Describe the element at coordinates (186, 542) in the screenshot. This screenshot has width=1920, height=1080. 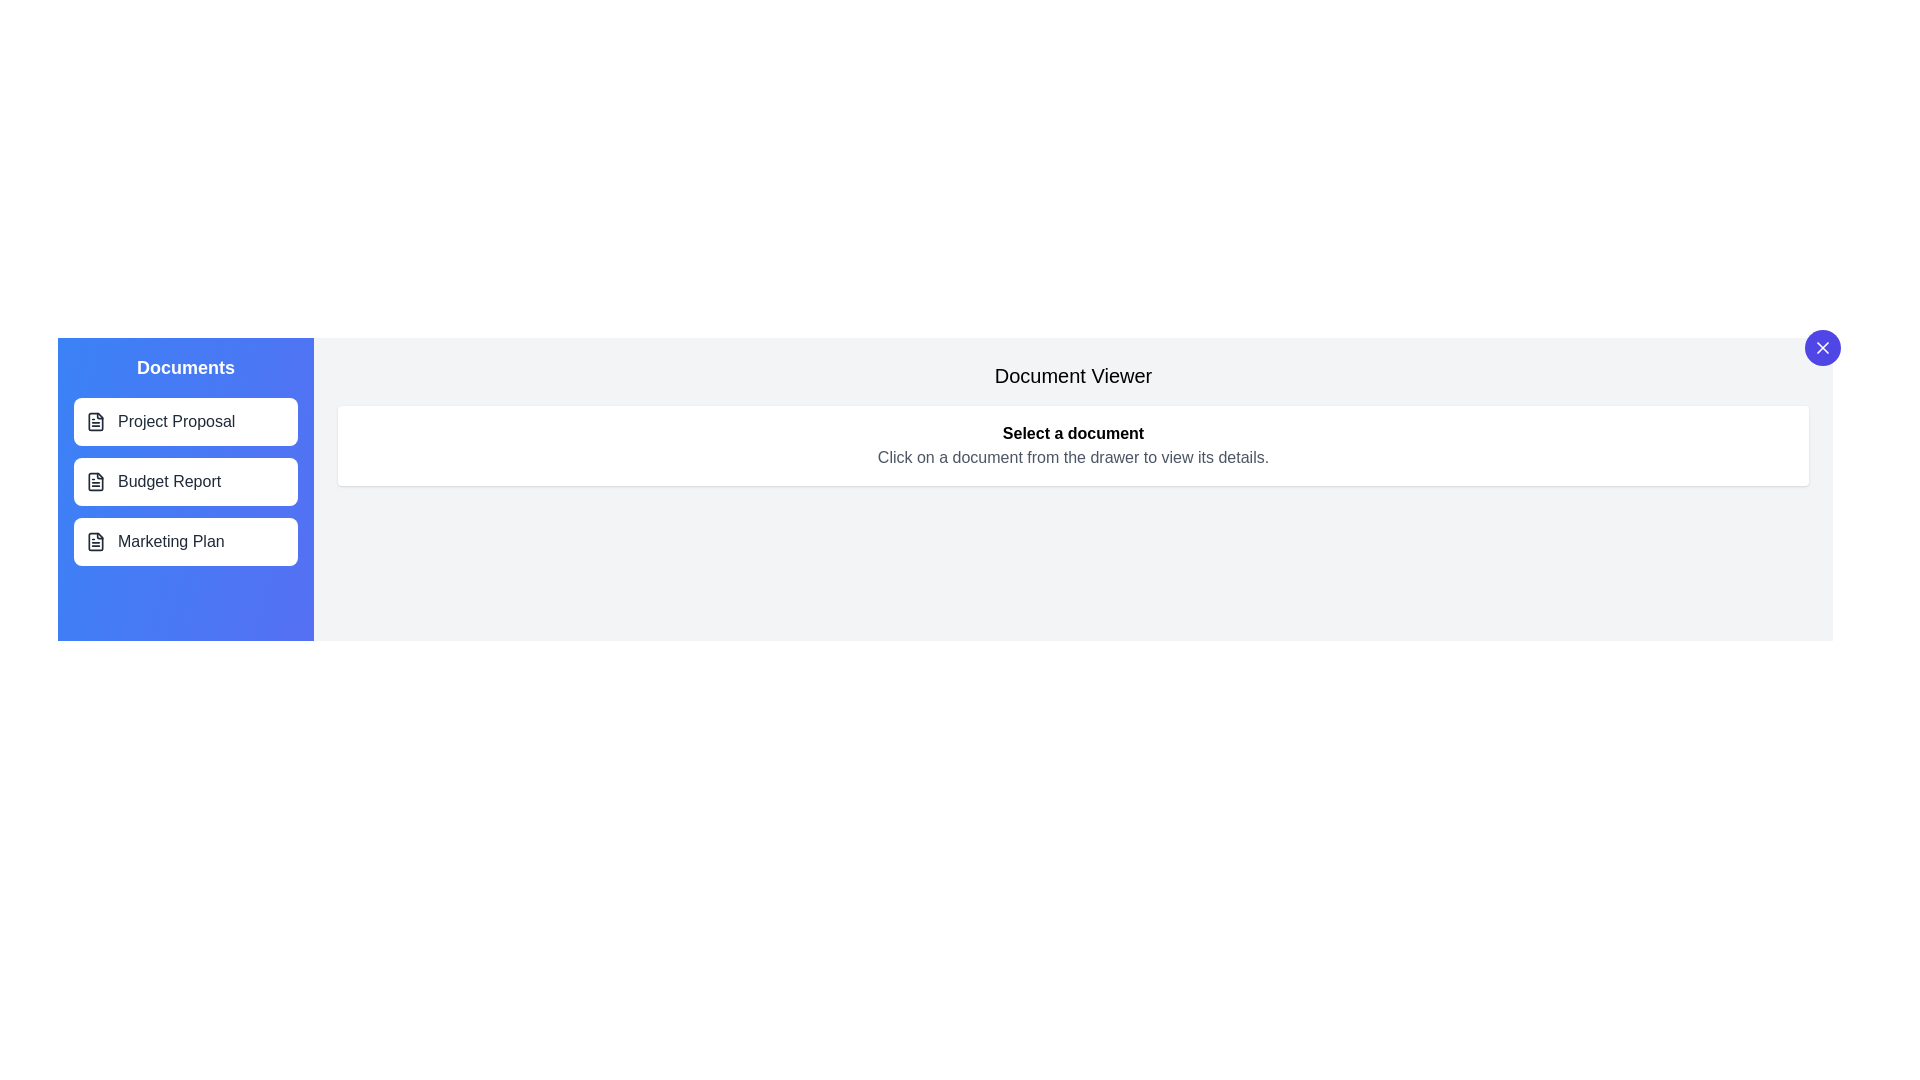
I see `the document item labeled Marketing Plan to preview its interactivity` at that location.